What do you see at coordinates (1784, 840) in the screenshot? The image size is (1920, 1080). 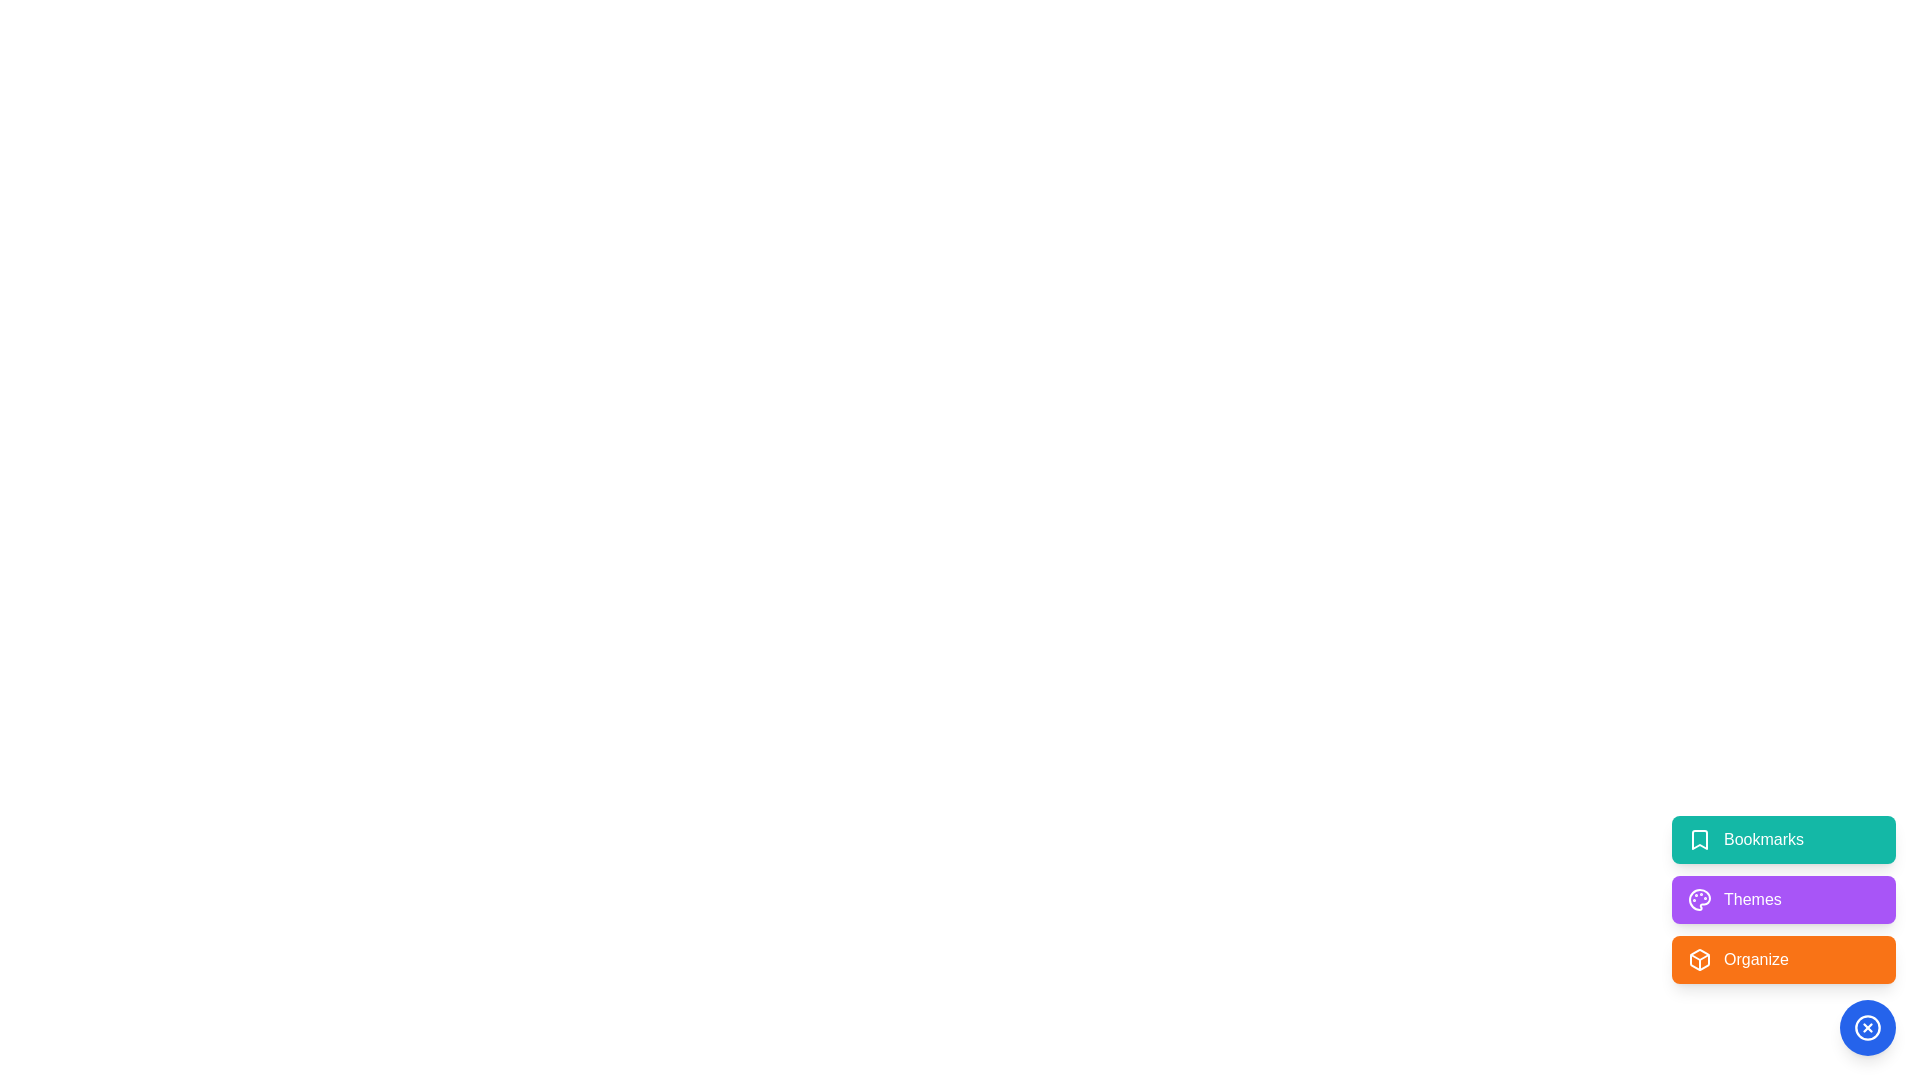 I see `the 'Bookmarks' button to perform the associated action` at bounding box center [1784, 840].